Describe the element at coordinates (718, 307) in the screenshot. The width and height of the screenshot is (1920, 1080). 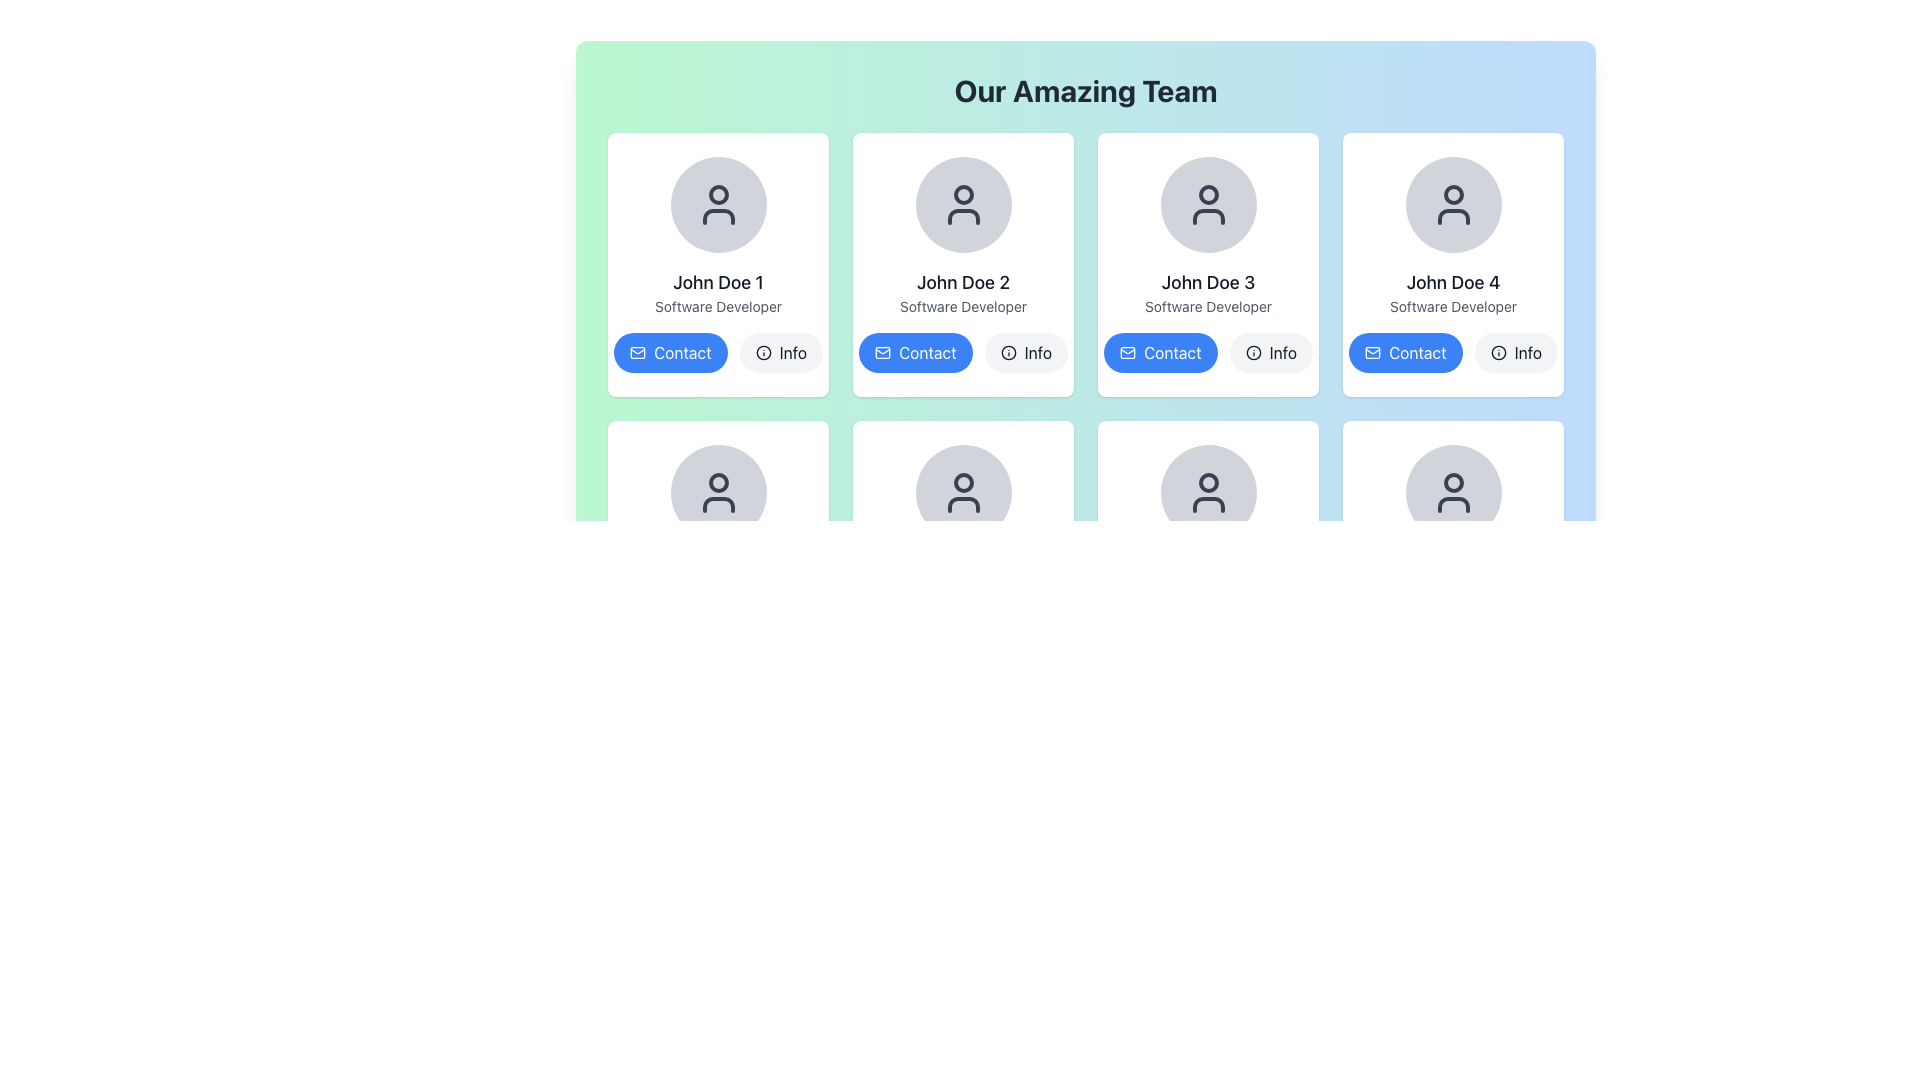
I see `the static text displaying the job title 'Software Developer' for 'John Doe 1', located beneath the name text and above the buttons labeled 'Contact' and 'Info'` at that location.